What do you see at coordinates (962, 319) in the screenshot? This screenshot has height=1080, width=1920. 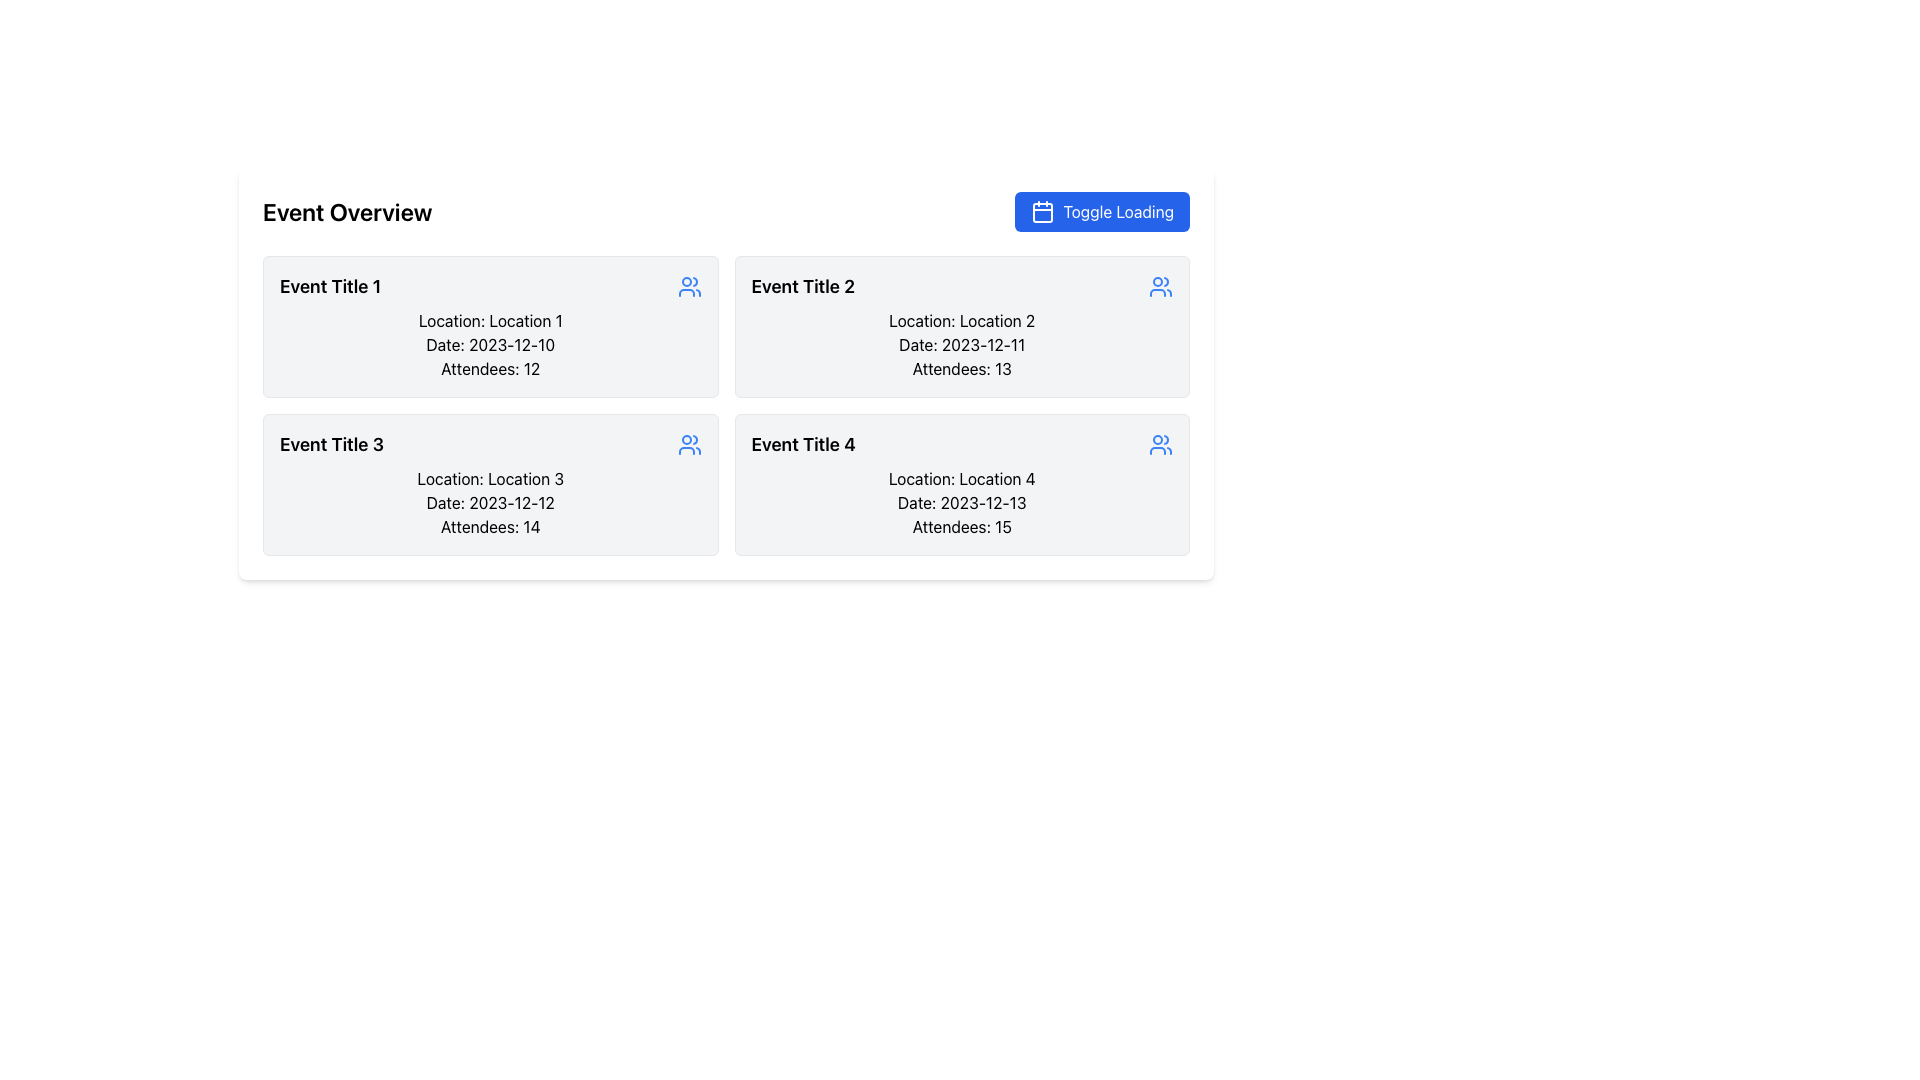 I see `contents of the Text label displaying the location associated with 'Event Title 2', which is located within the second card in a grid layout` at bounding box center [962, 319].